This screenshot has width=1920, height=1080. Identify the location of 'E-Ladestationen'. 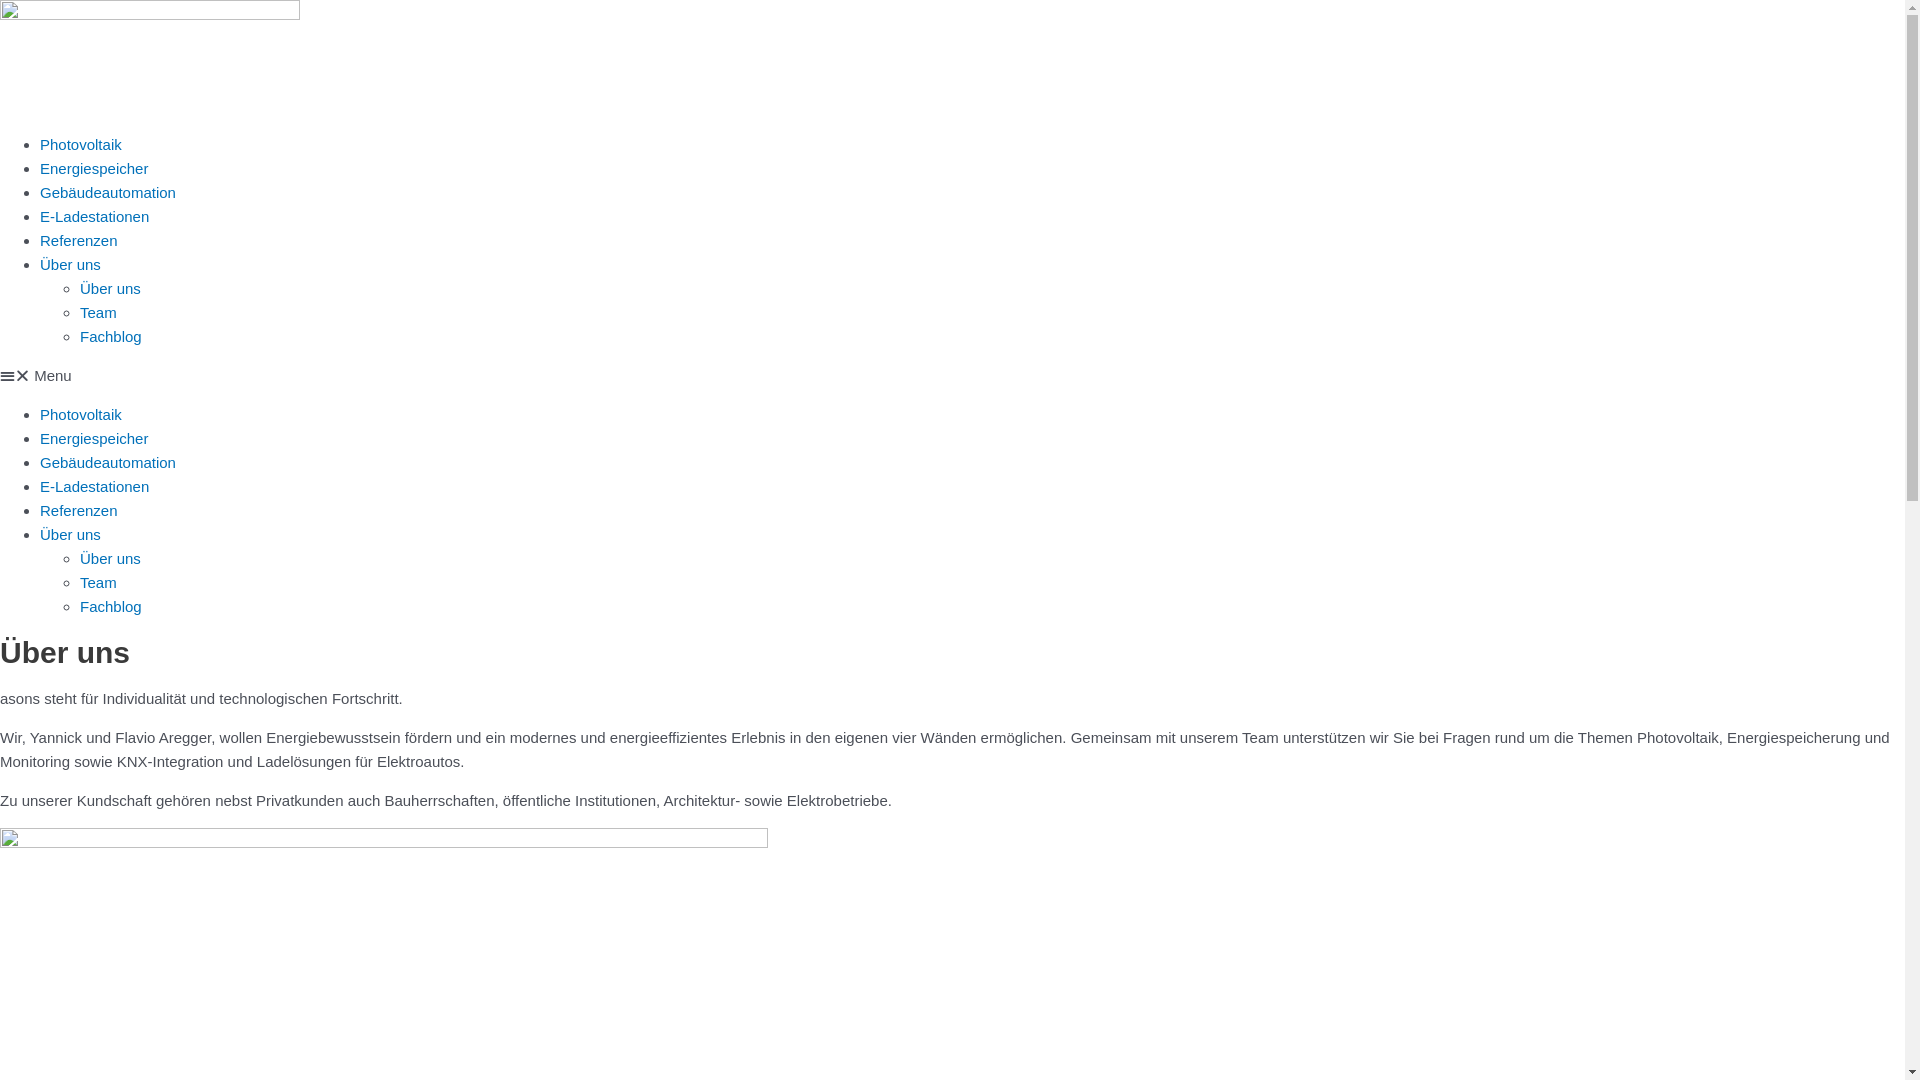
(93, 486).